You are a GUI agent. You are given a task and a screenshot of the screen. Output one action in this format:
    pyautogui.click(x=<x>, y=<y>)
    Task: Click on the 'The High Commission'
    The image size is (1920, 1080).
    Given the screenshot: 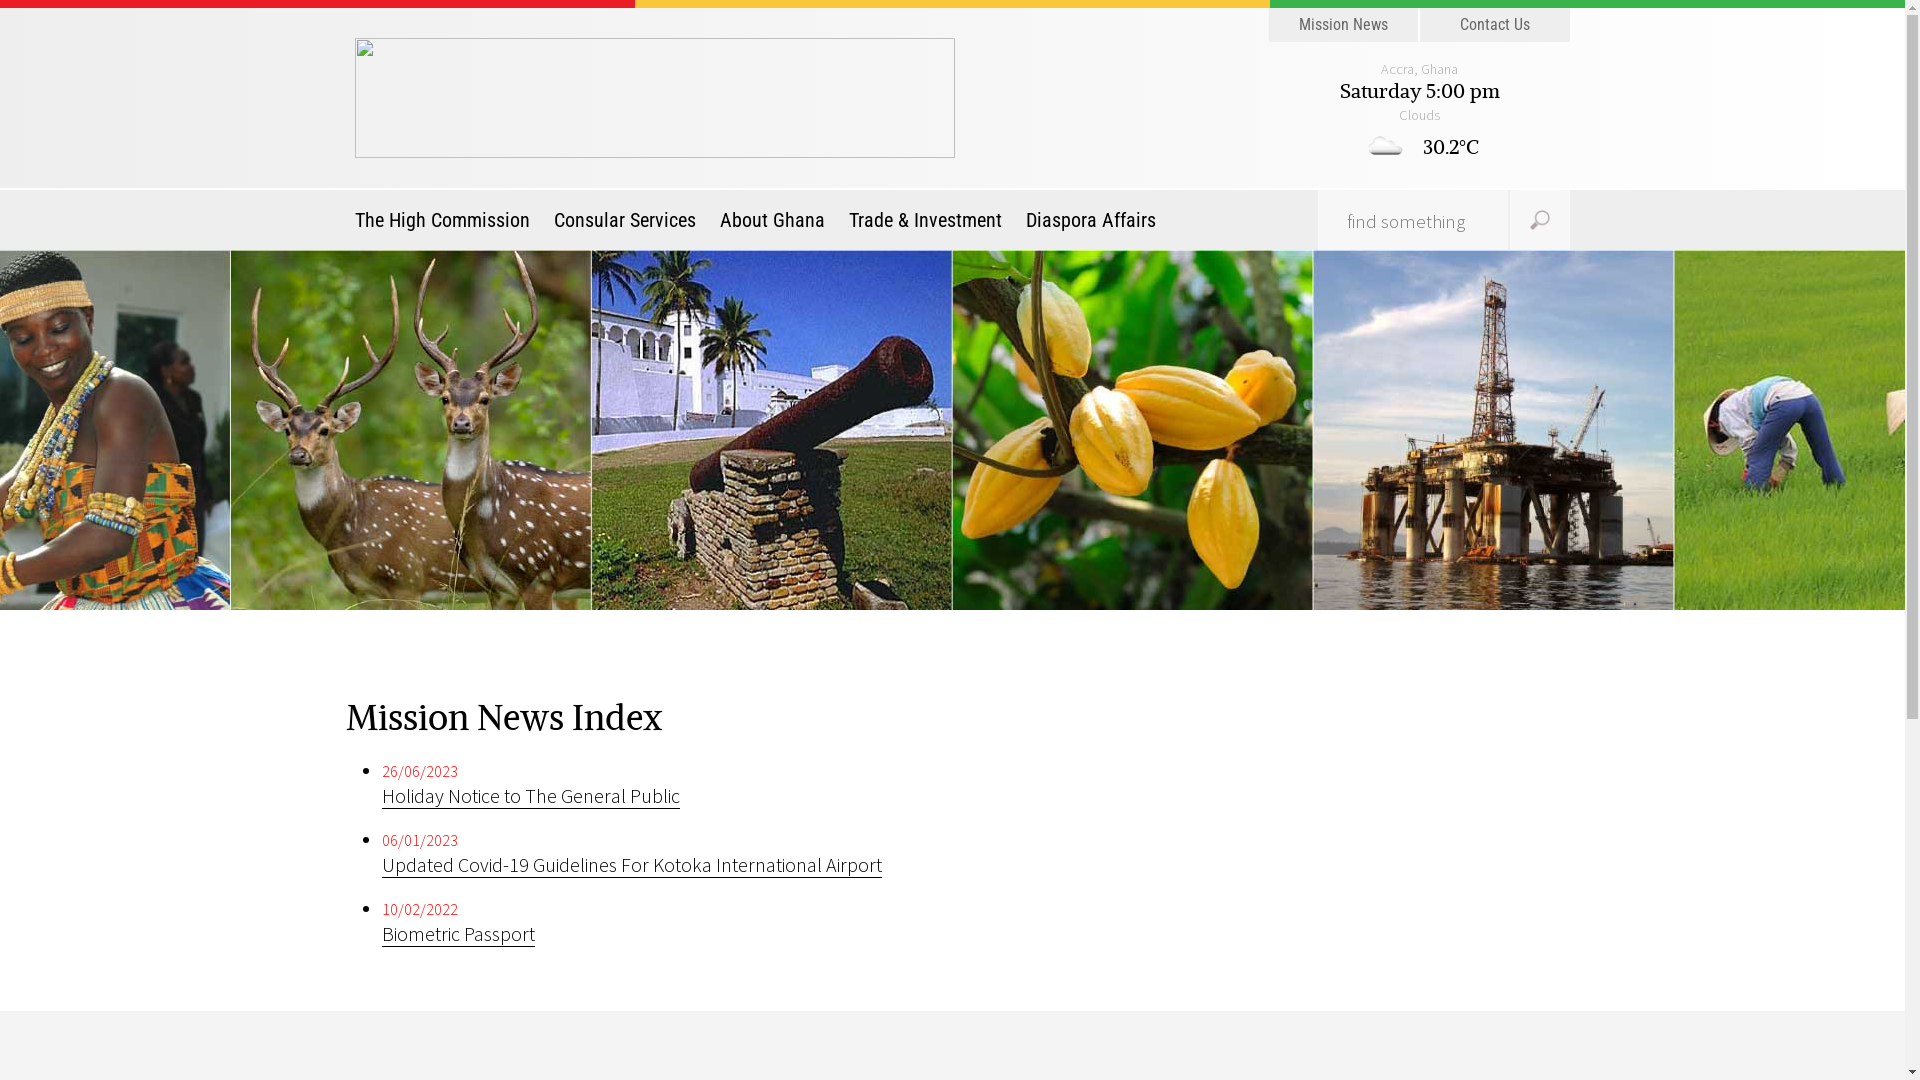 What is the action you would take?
    pyautogui.click(x=446, y=219)
    